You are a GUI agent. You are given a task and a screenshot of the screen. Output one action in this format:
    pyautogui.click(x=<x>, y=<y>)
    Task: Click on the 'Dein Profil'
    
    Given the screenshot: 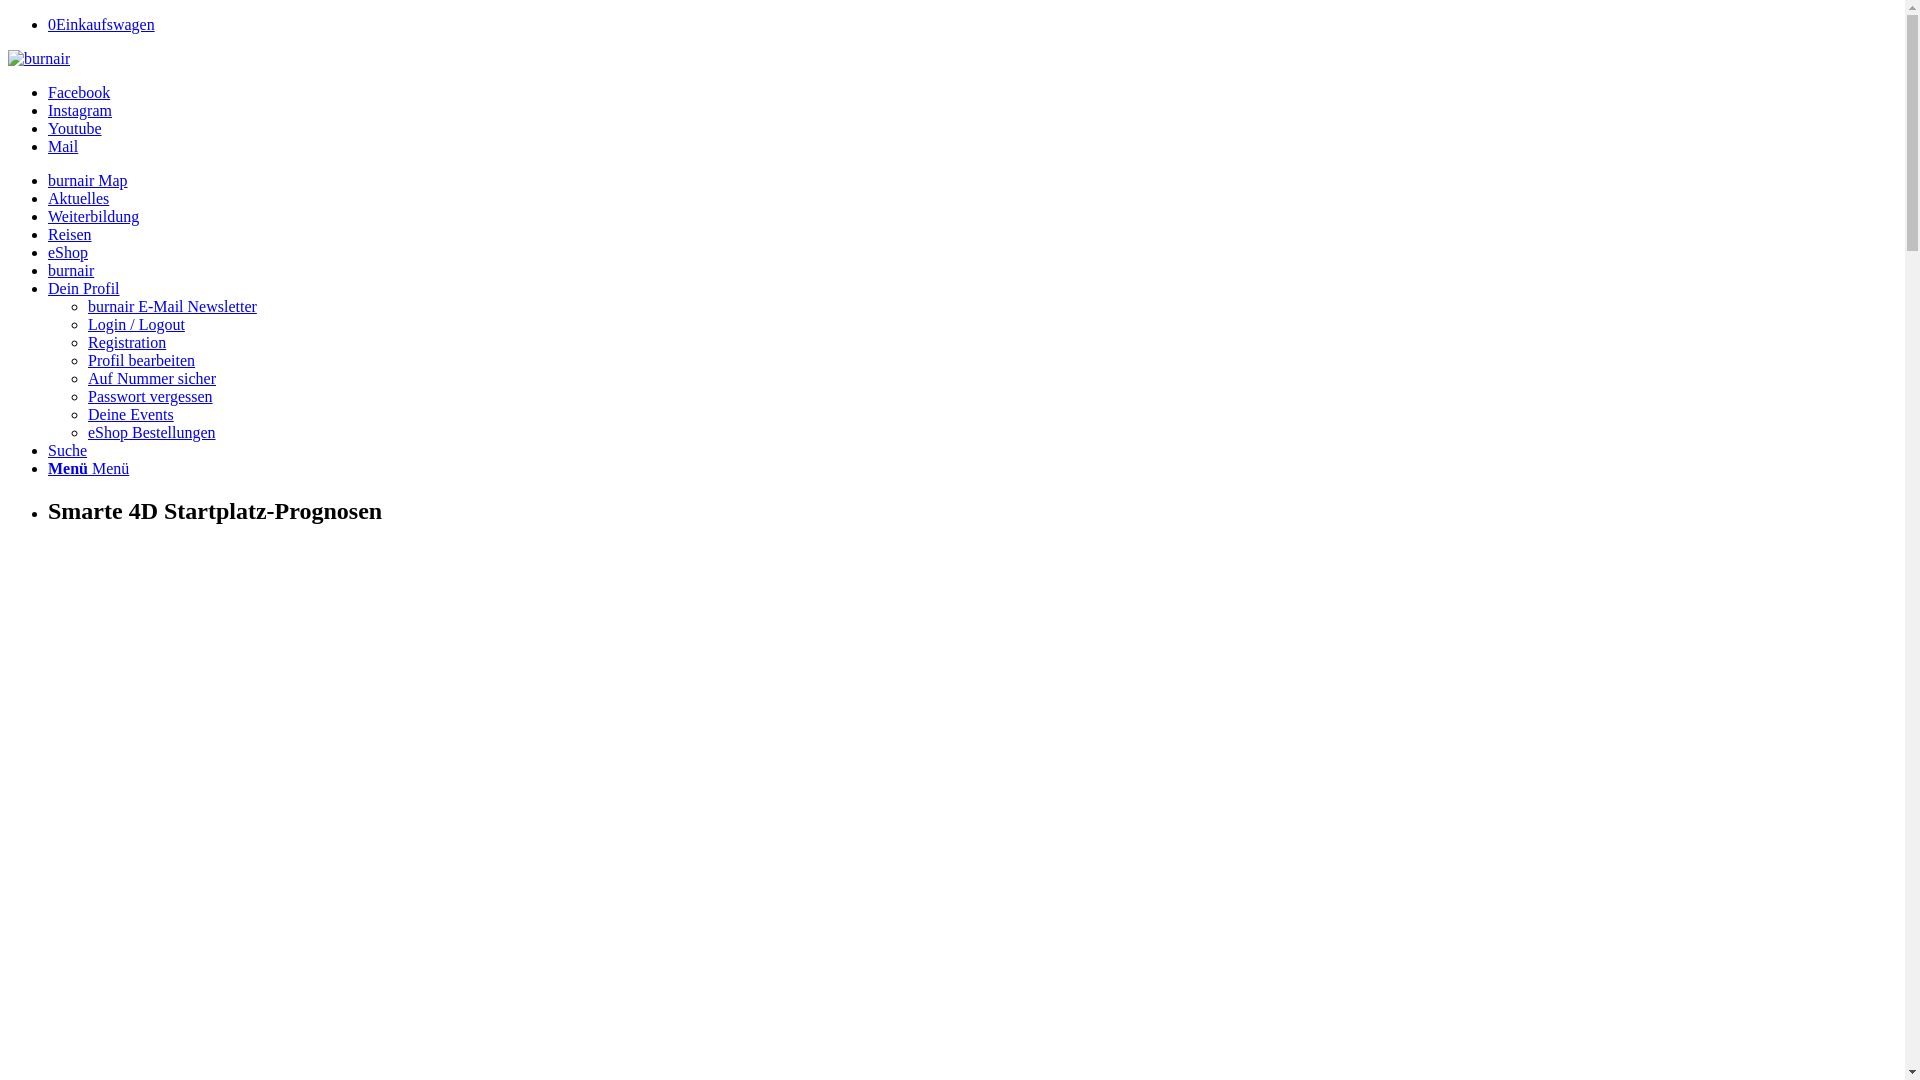 What is the action you would take?
    pyautogui.click(x=82, y=288)
    